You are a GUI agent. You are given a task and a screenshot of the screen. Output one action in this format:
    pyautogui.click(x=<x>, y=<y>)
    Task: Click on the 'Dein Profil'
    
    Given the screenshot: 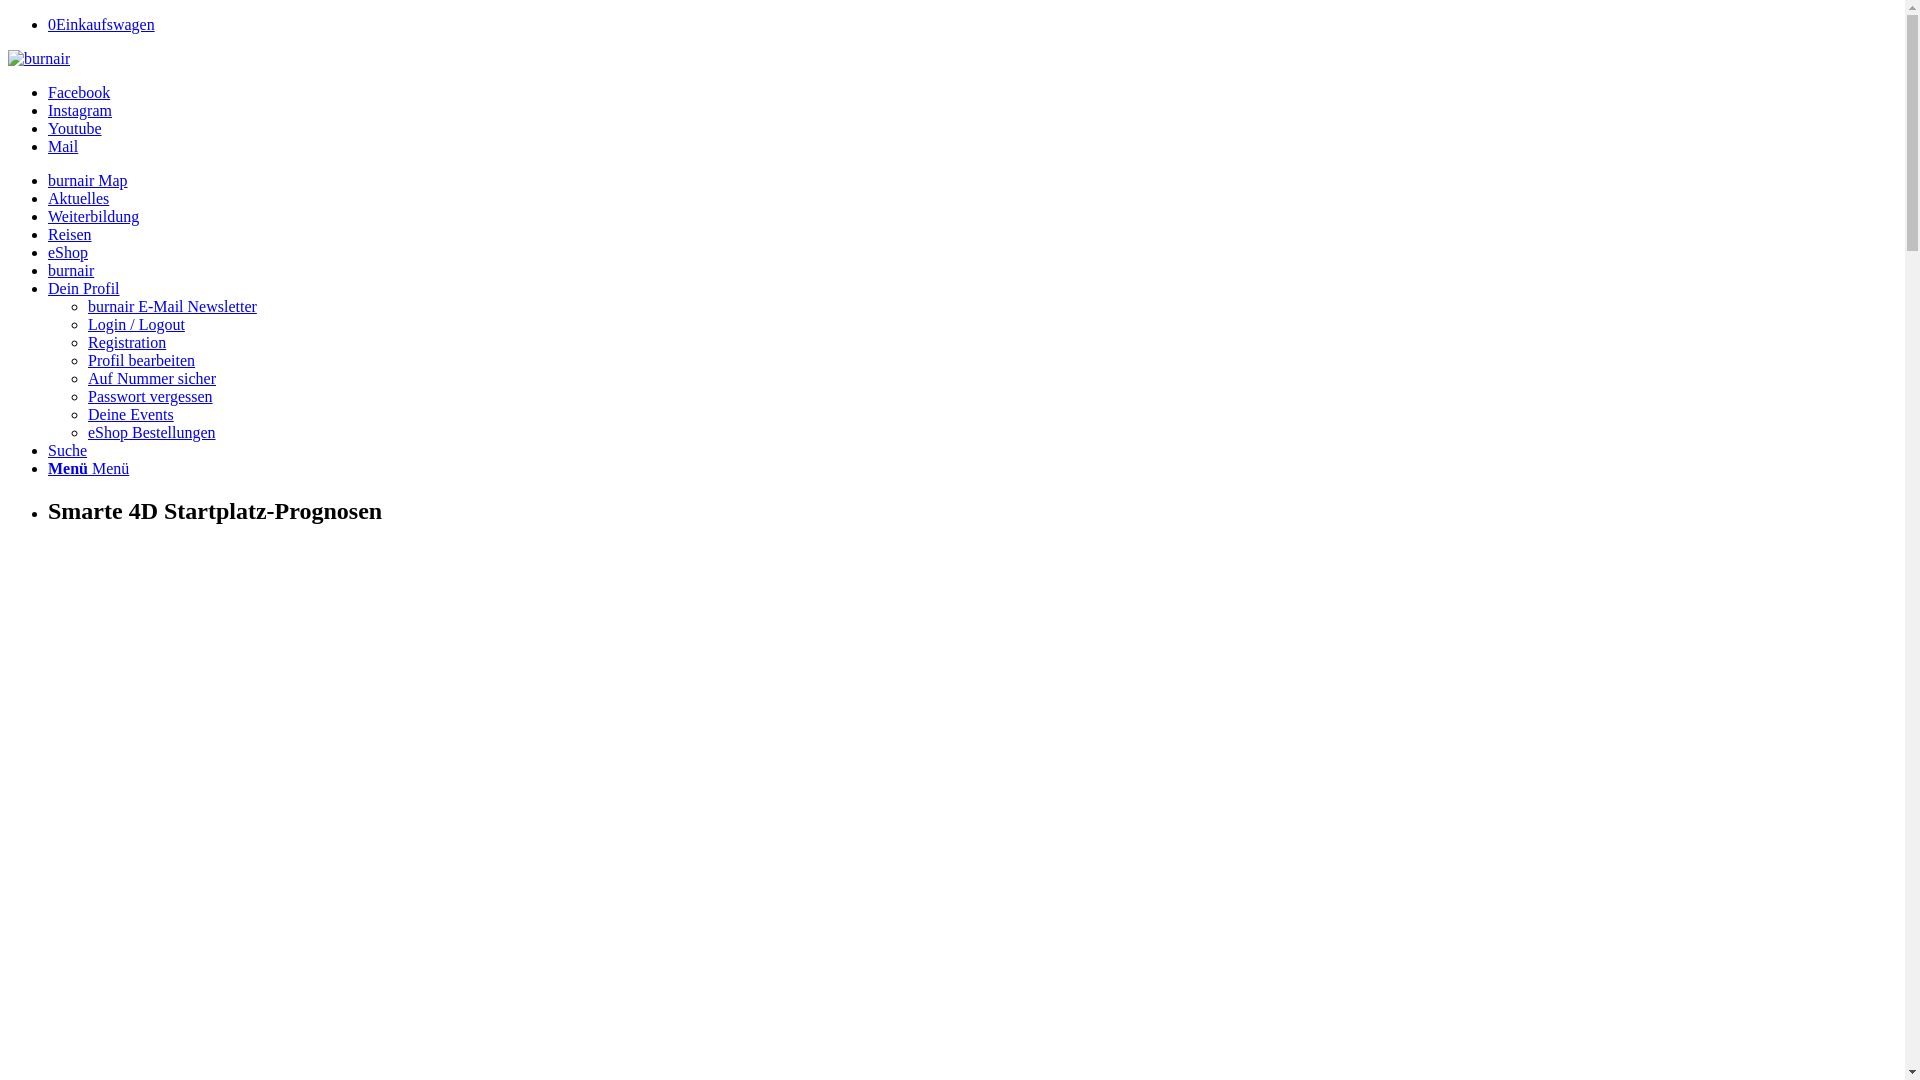 What is the action you would take?
    pyautogui.click(x=82, y=288)
    